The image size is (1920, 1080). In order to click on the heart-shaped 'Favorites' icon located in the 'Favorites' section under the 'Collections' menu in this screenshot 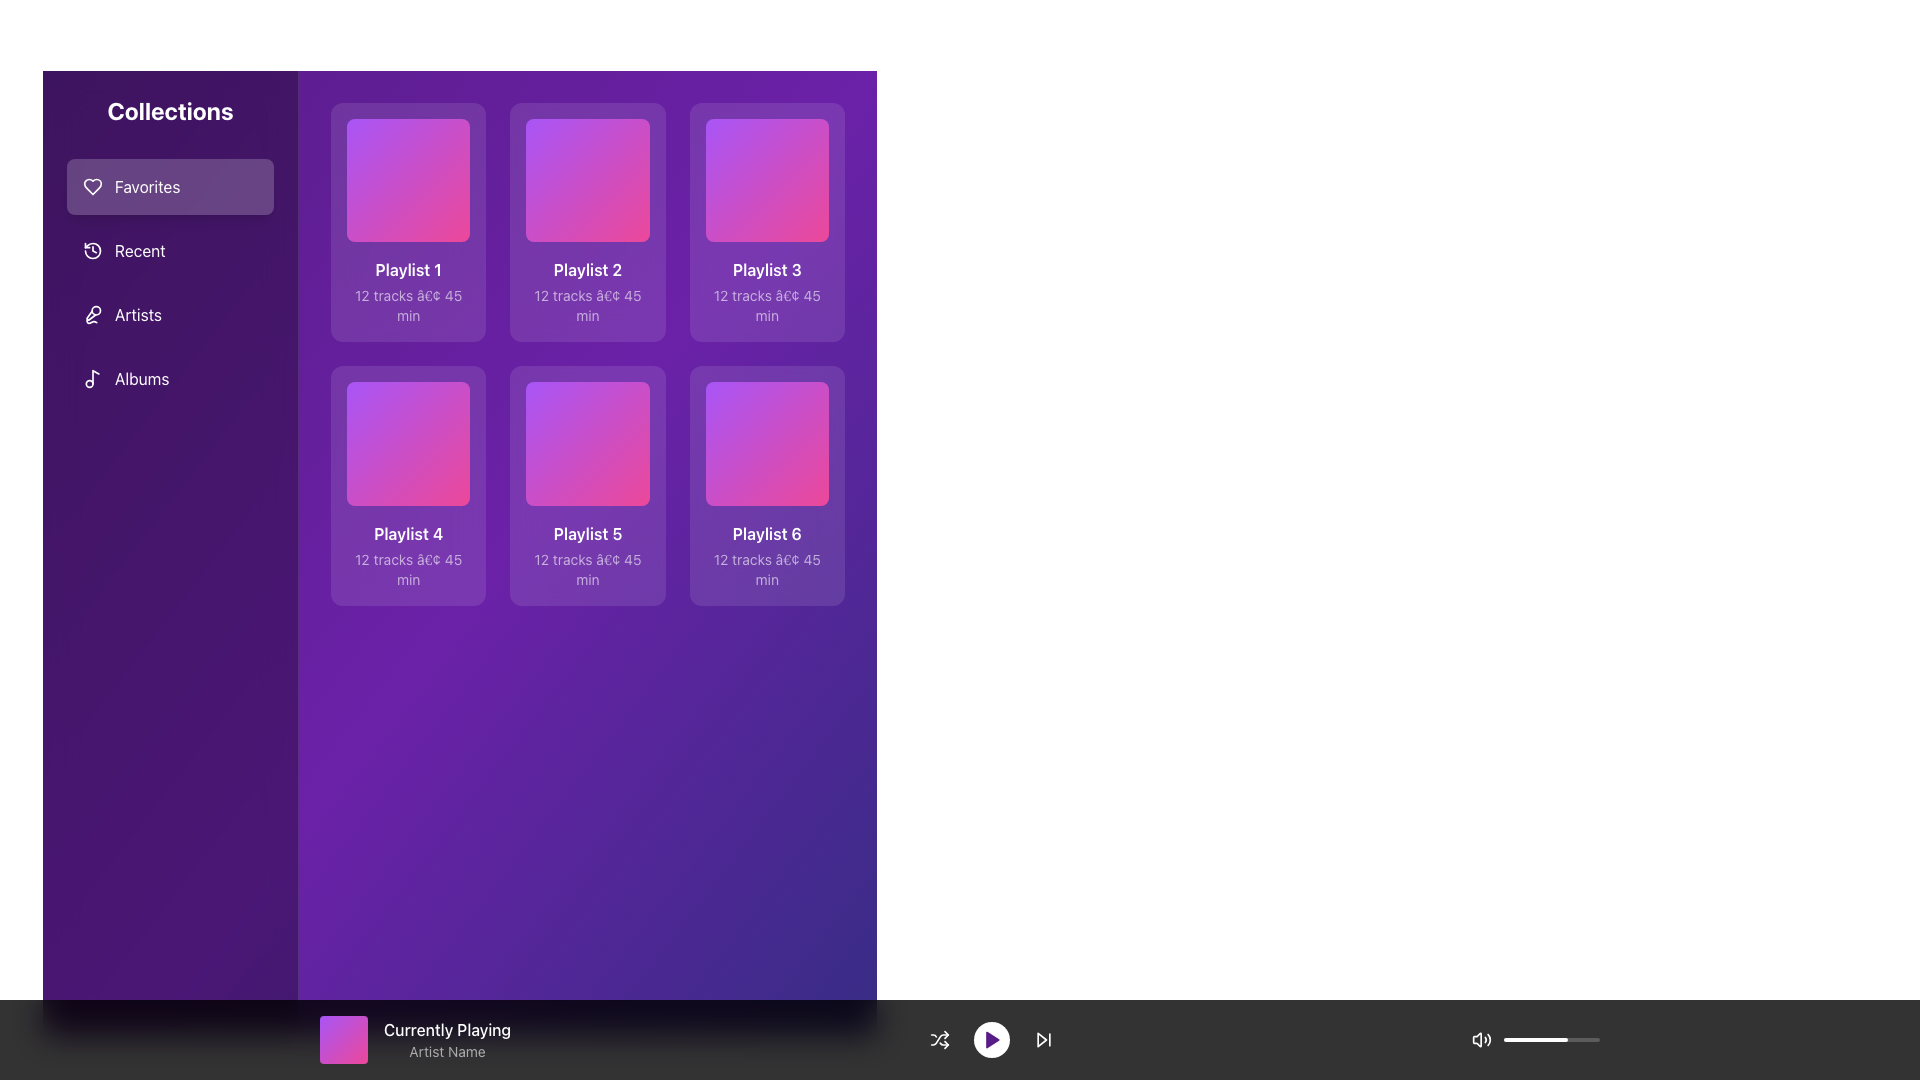, I will do `click(91, 186)`.